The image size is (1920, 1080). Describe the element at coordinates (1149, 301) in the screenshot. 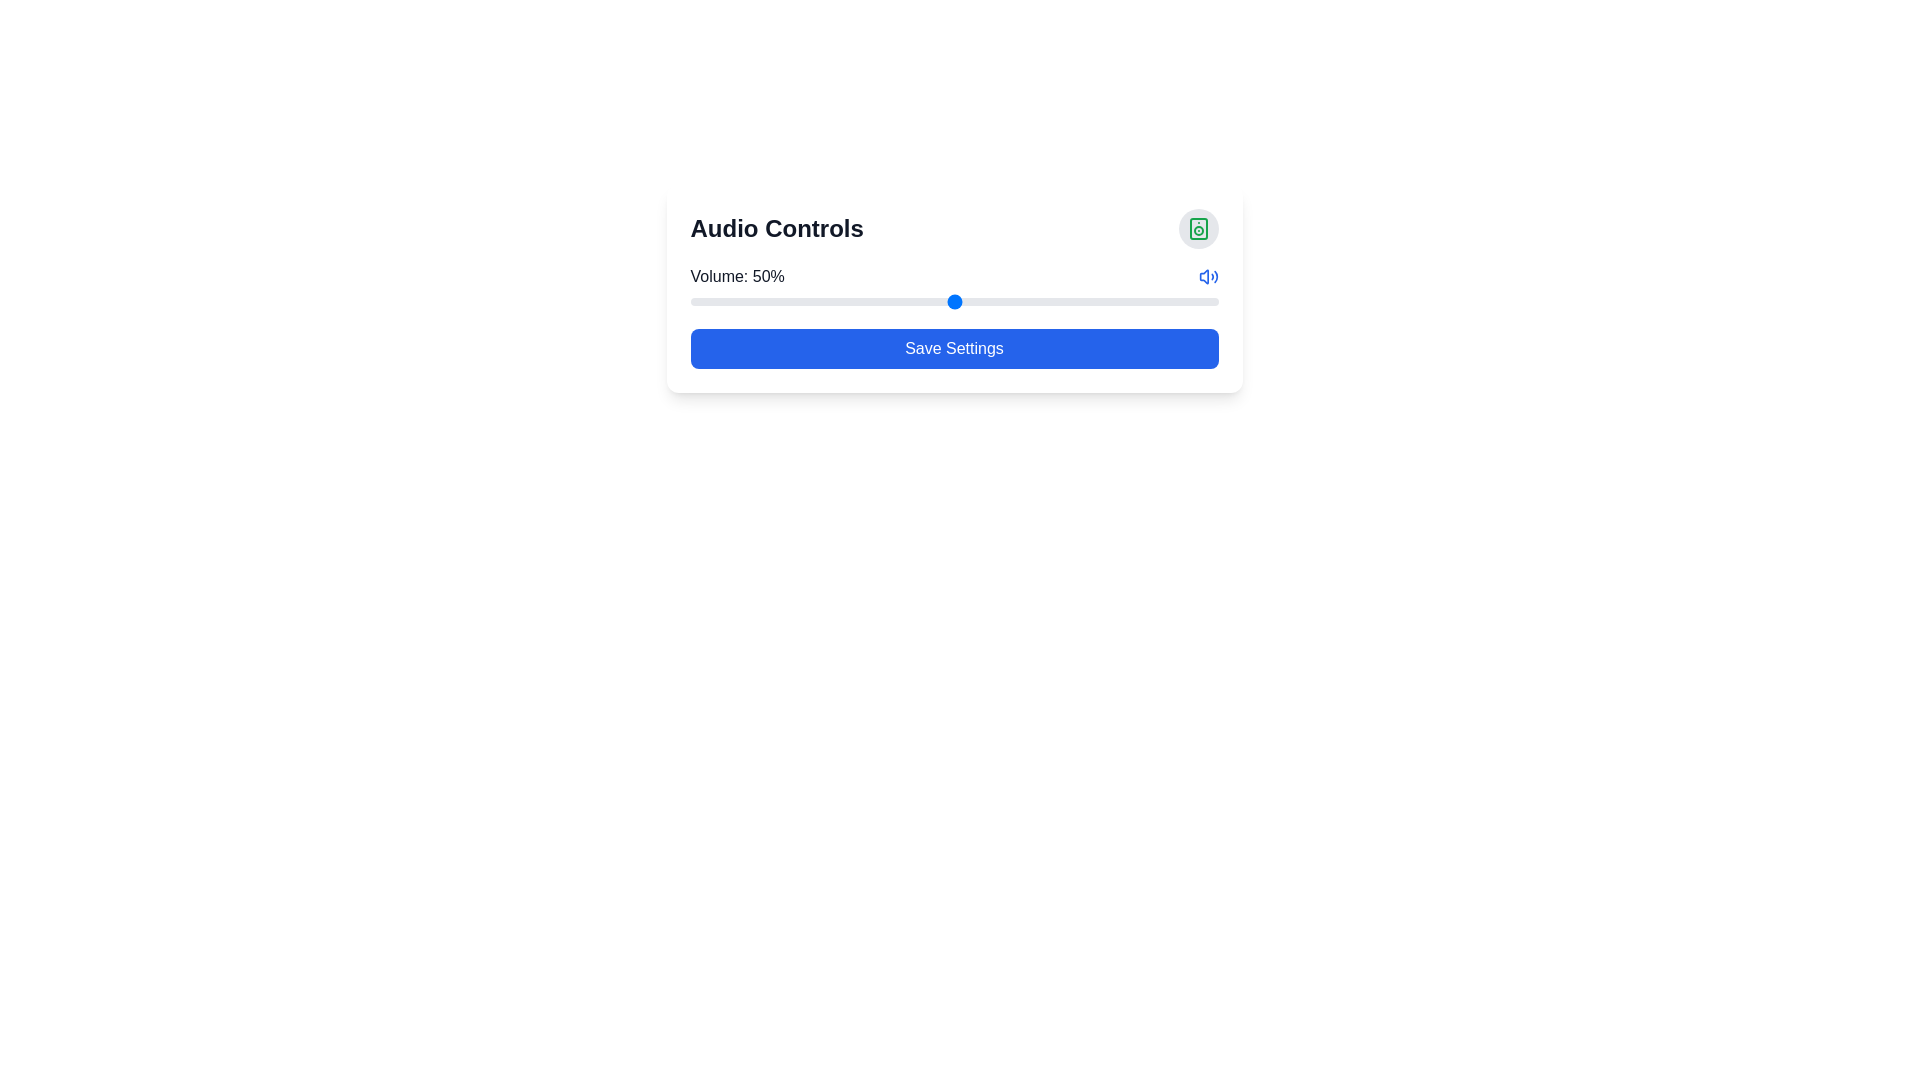

I see `the volume` at that location.